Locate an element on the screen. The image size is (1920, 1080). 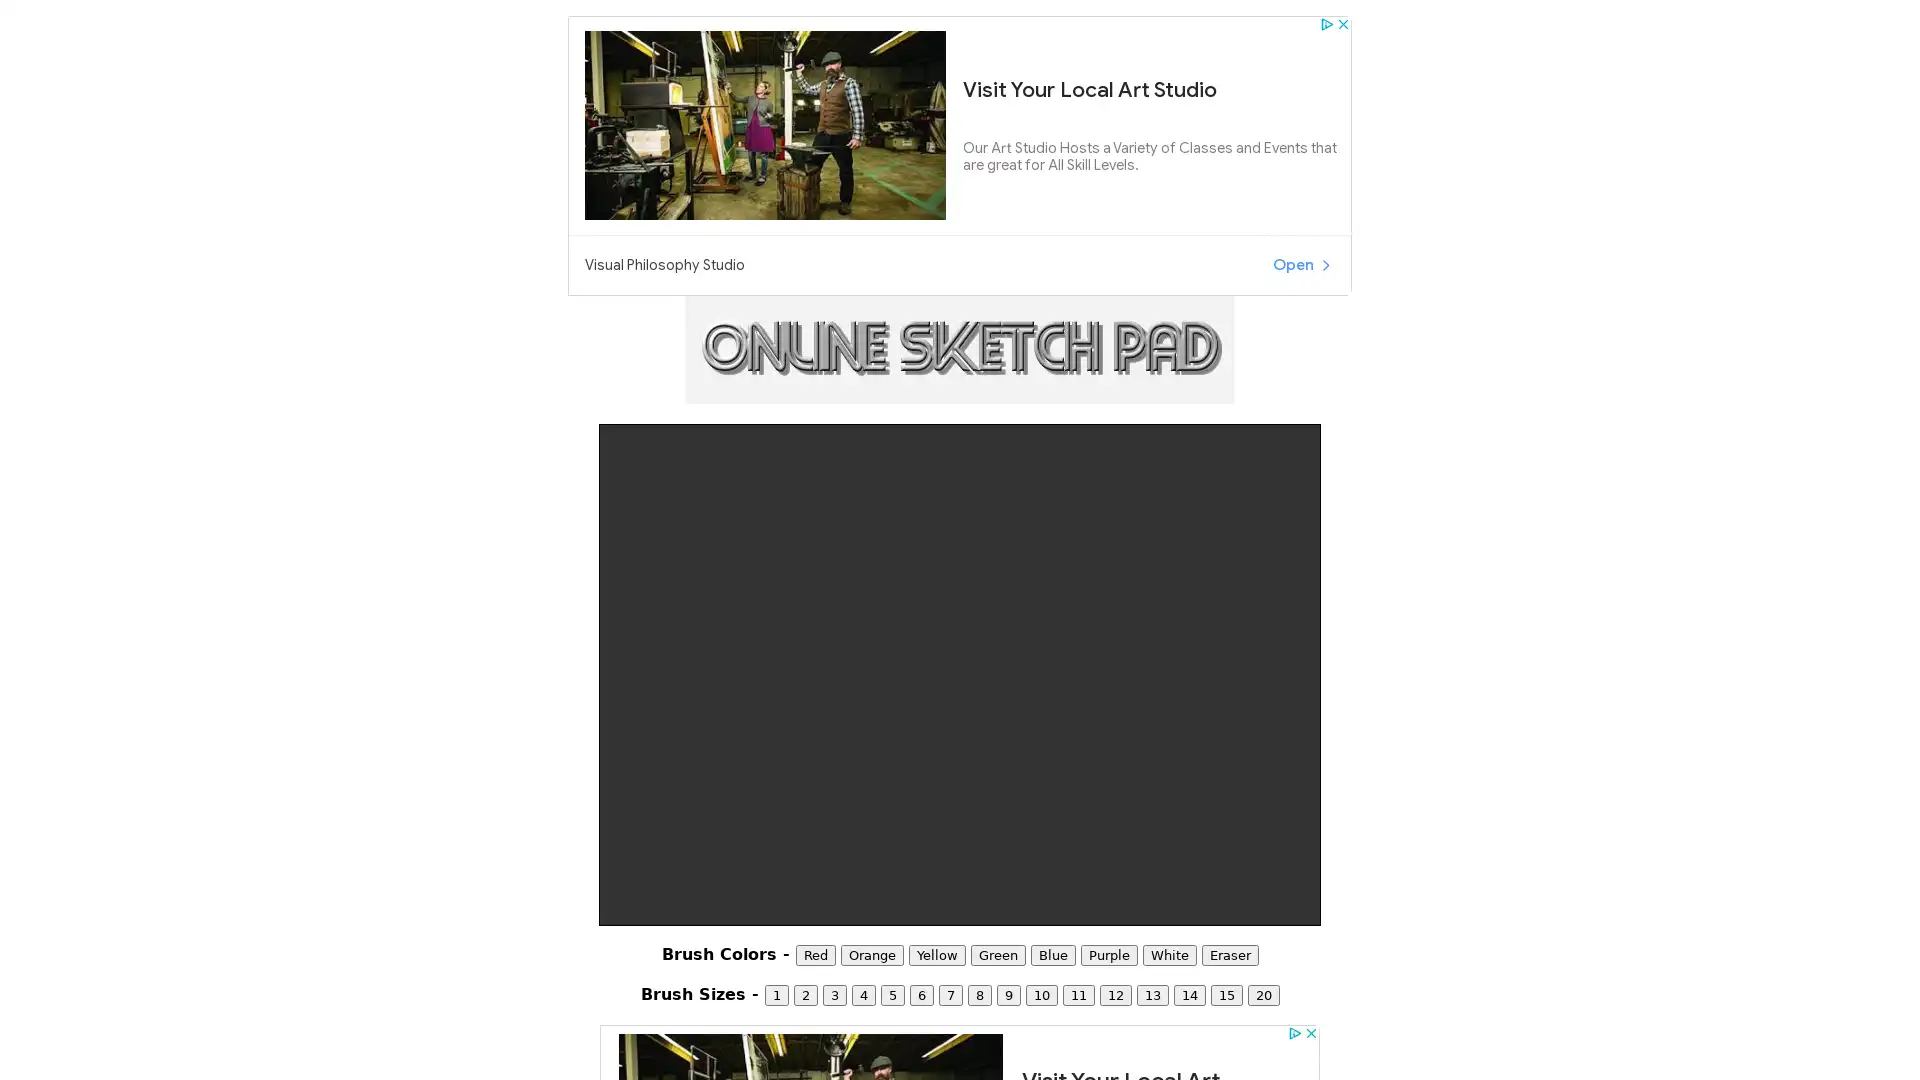
11 is located at coordinates (1077, 995).